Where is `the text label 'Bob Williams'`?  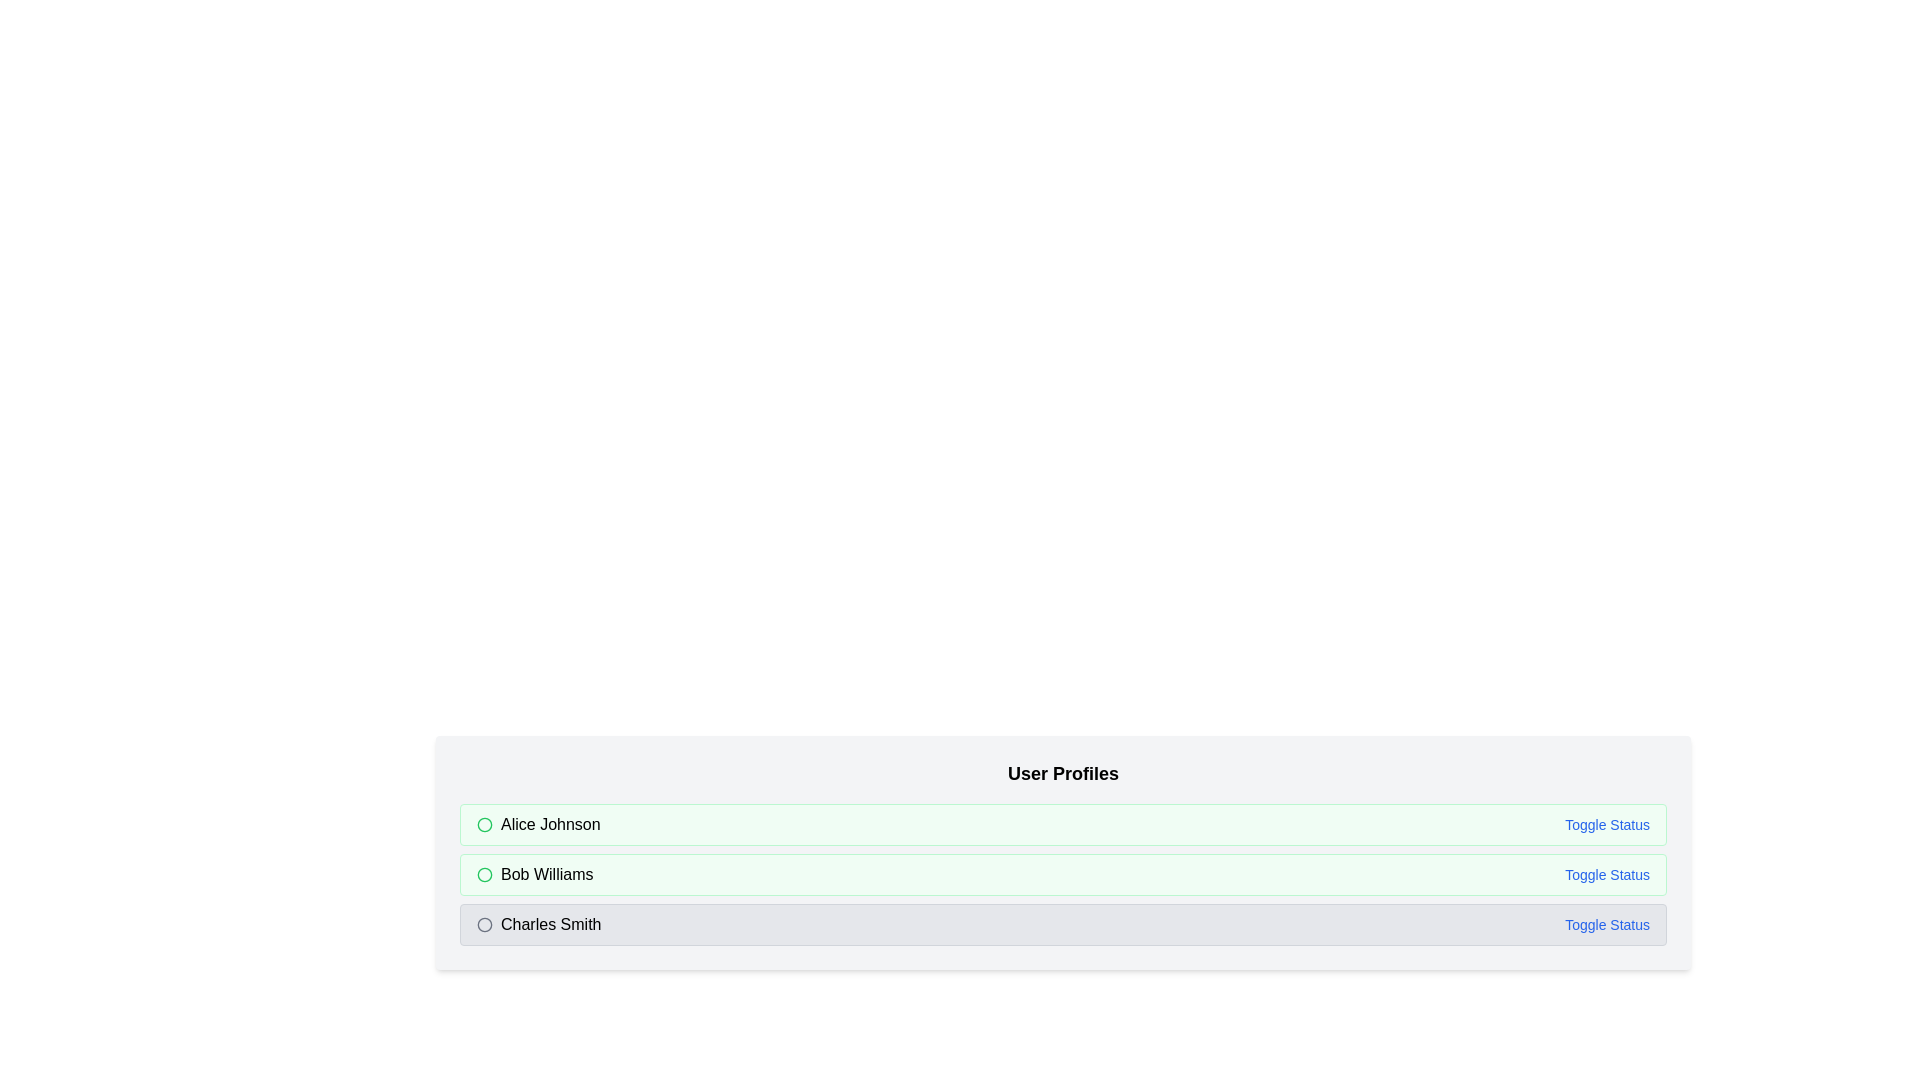
the text label 'Bob Williams' is located at coordinates (547, 874).